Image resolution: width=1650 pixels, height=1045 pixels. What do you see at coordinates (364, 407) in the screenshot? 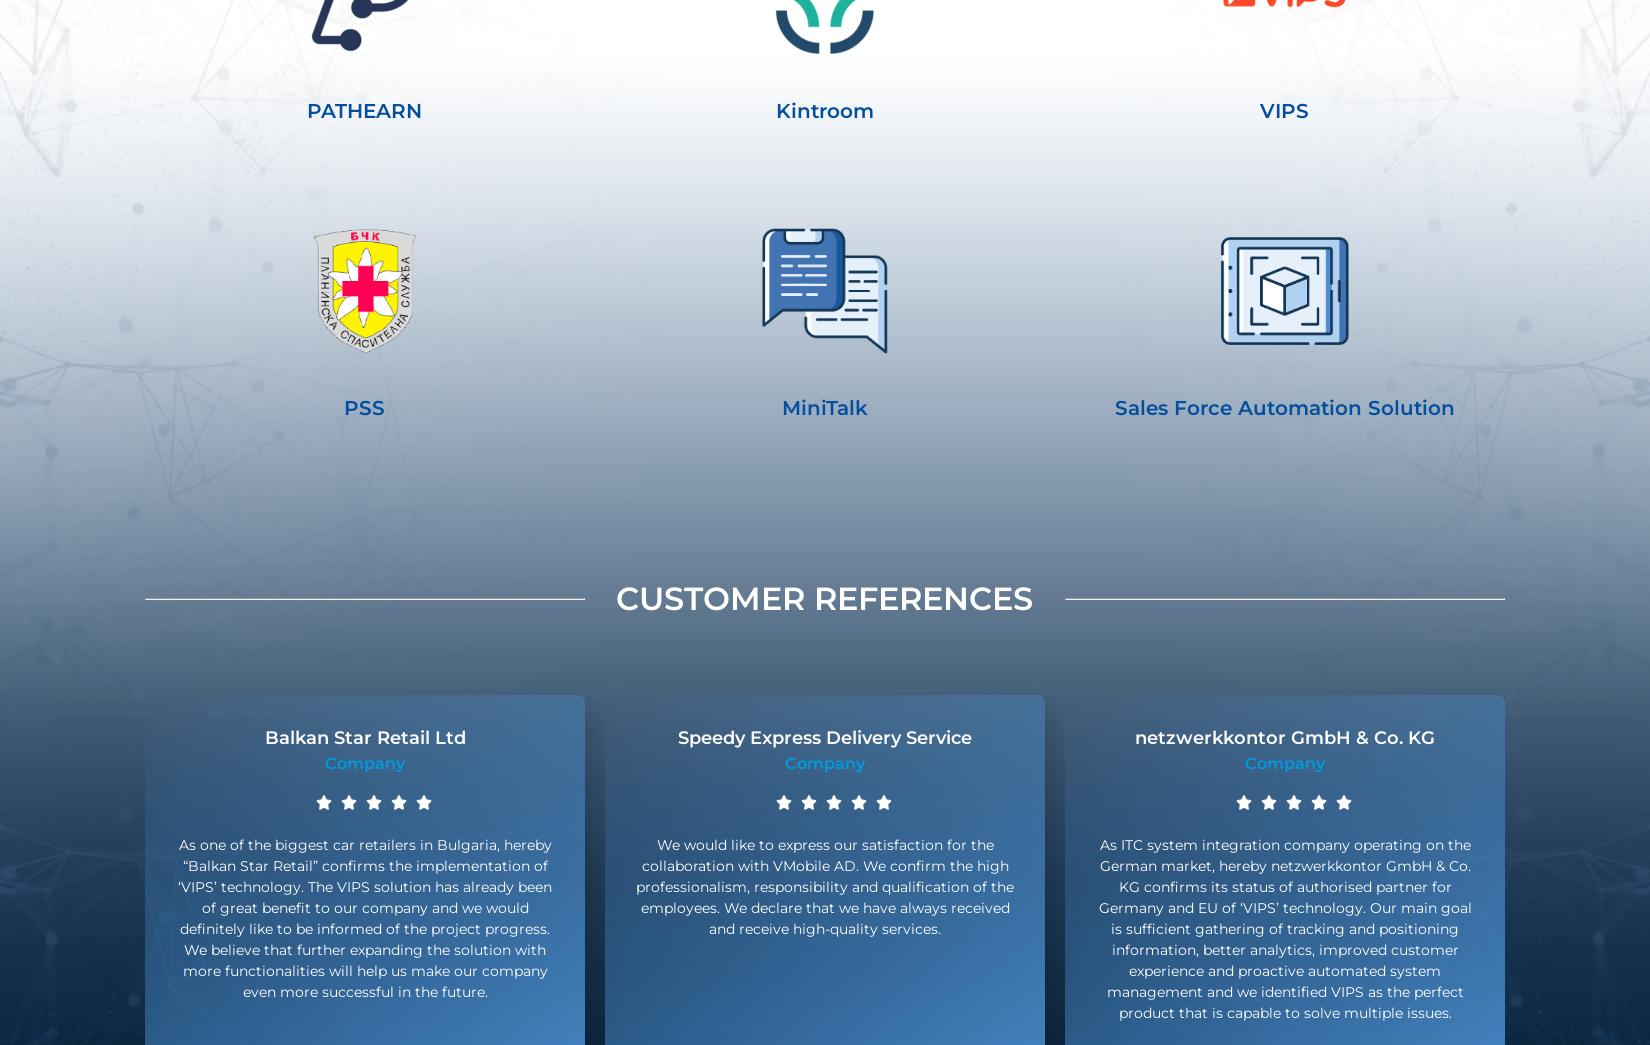
I see `'PSS'` at bounding box center [364, 407].